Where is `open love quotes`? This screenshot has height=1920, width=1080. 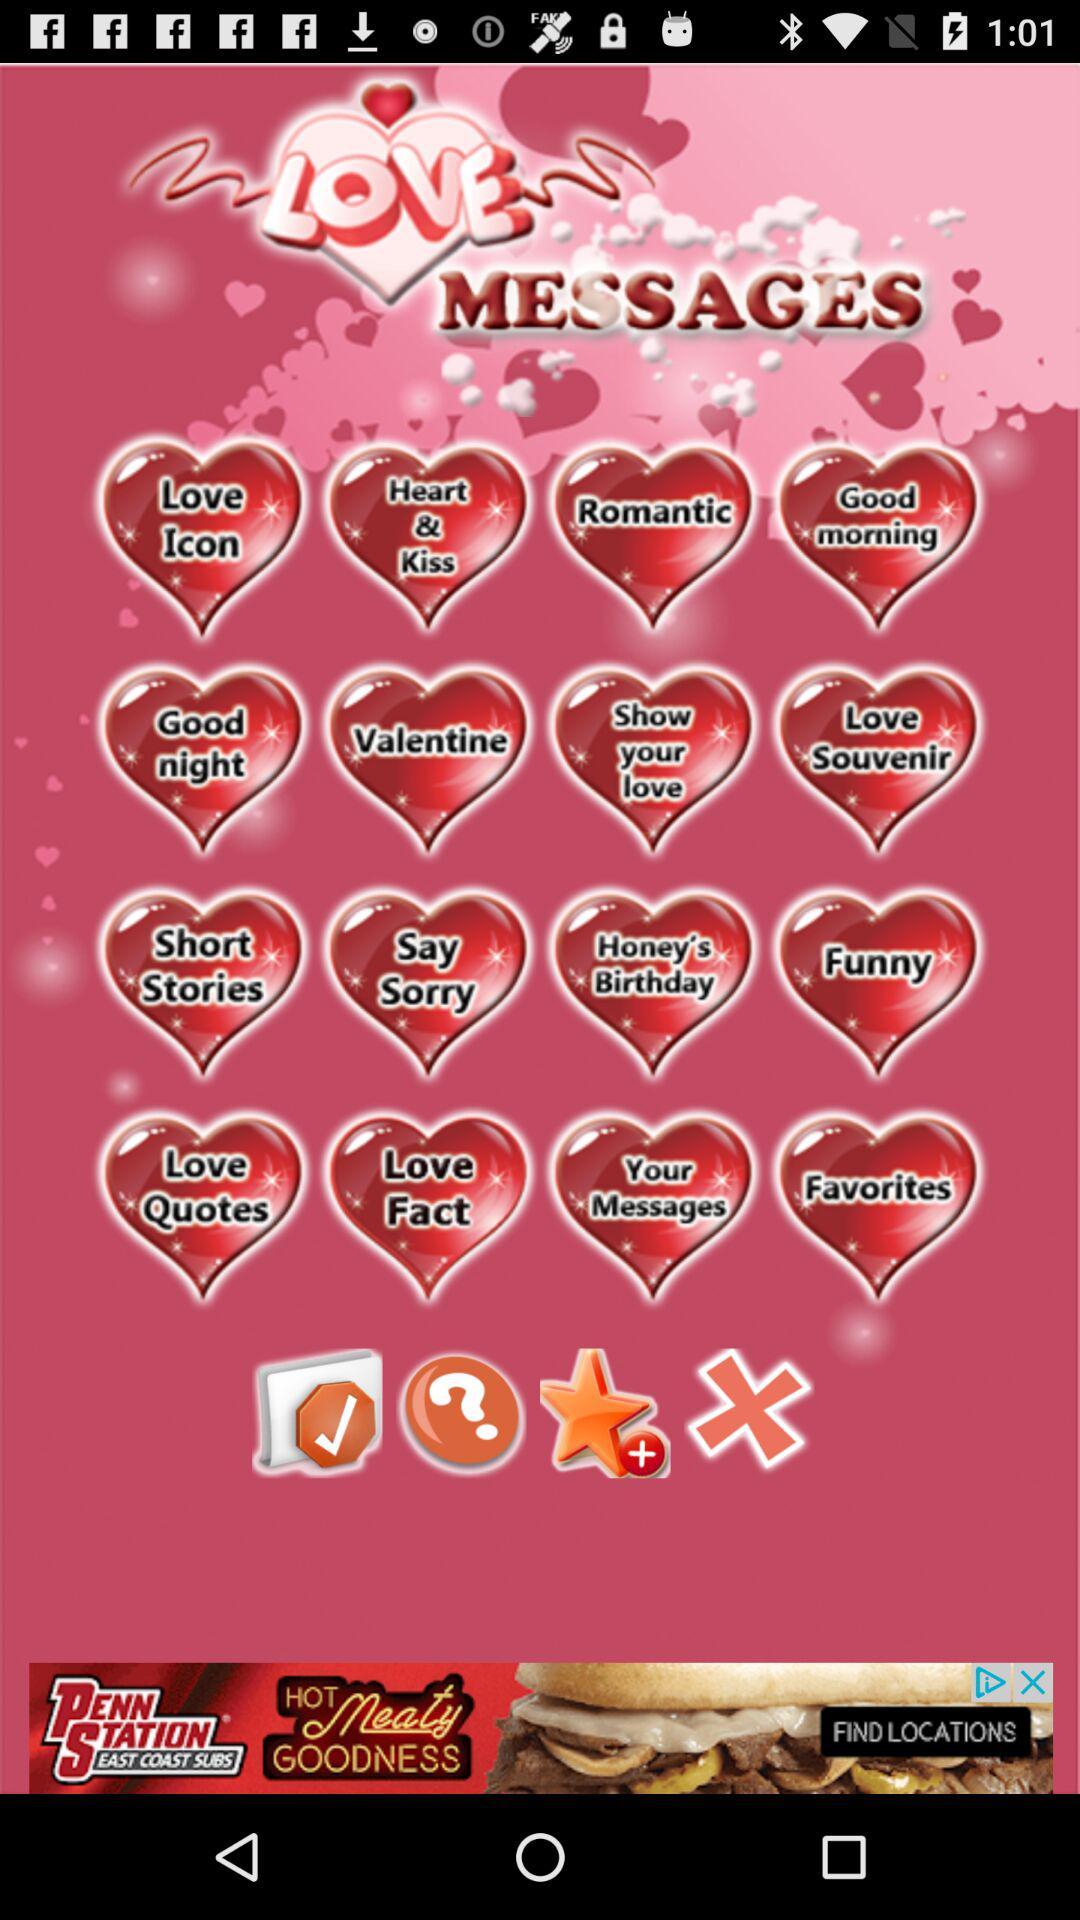 open love quotes is located at coordinates (202, 1208).